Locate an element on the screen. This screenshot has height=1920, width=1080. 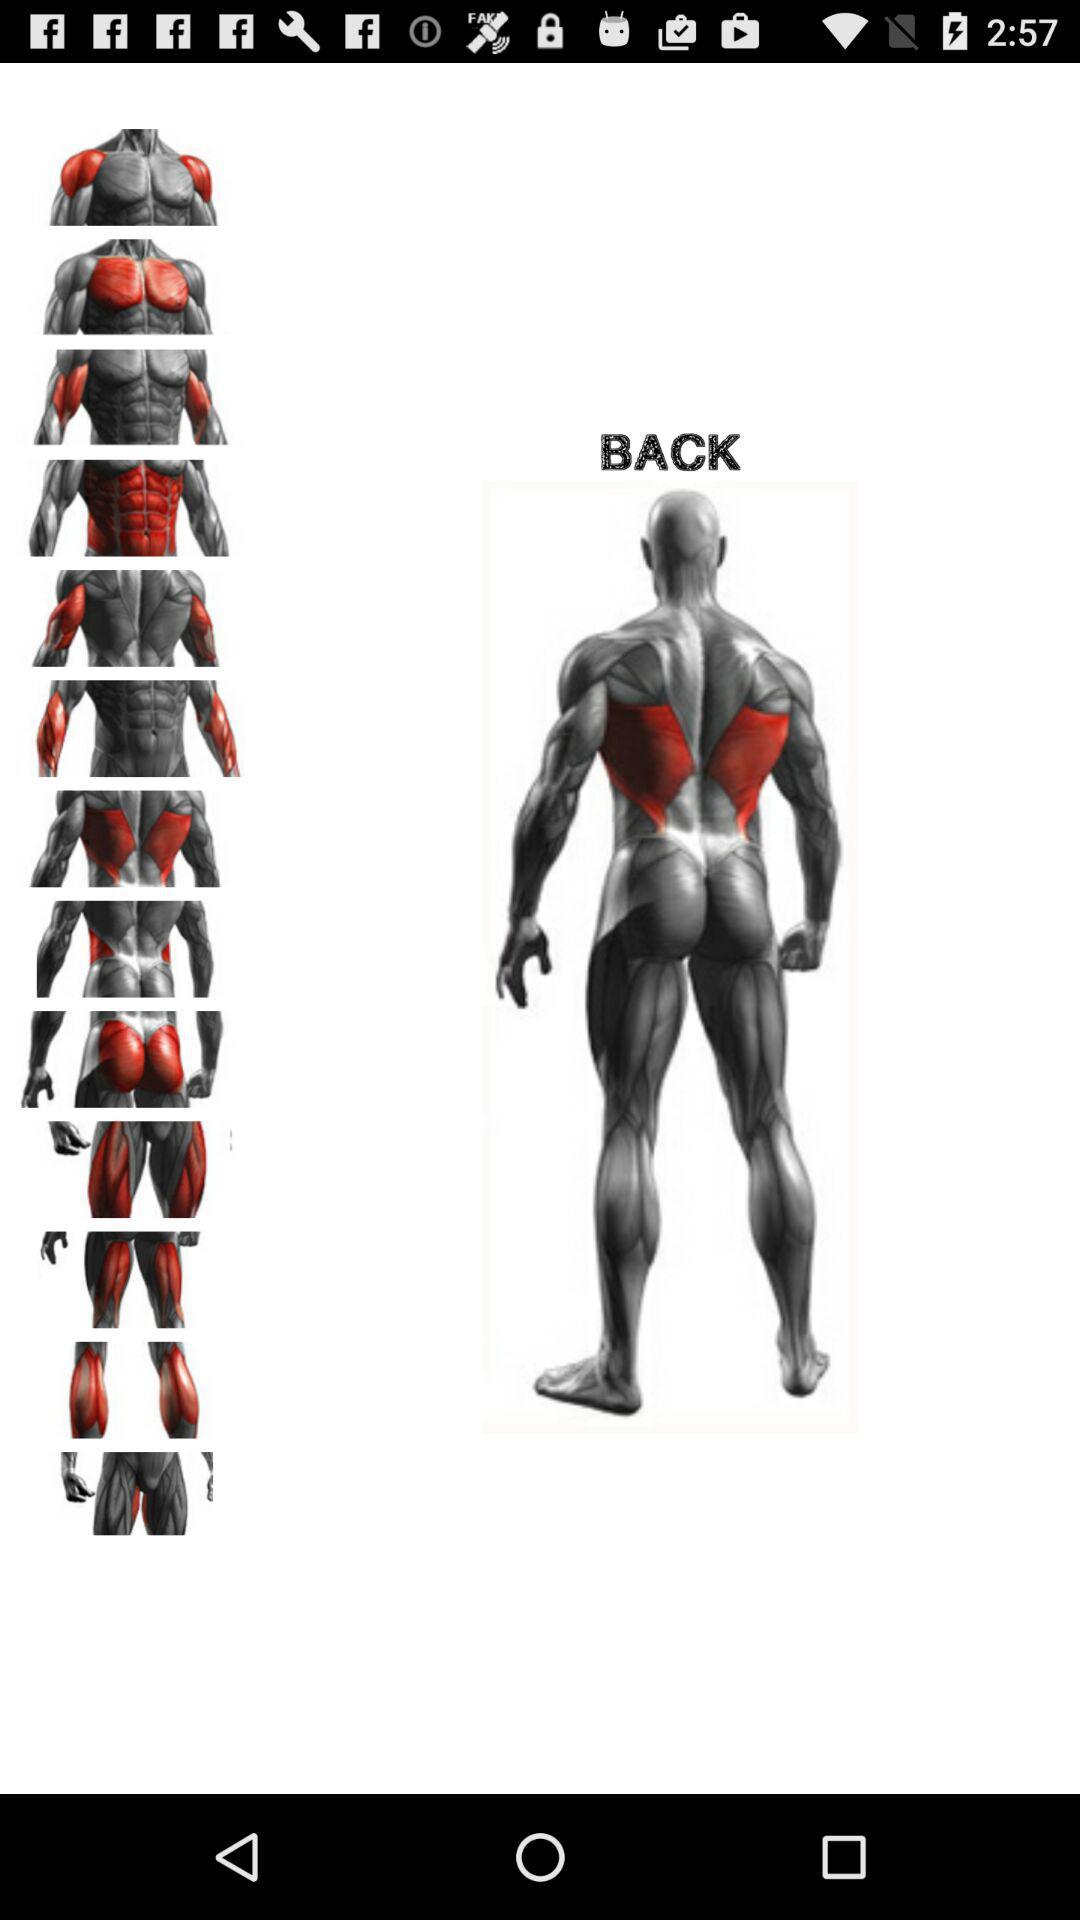
body part selection is located at coordinates (131, 170).